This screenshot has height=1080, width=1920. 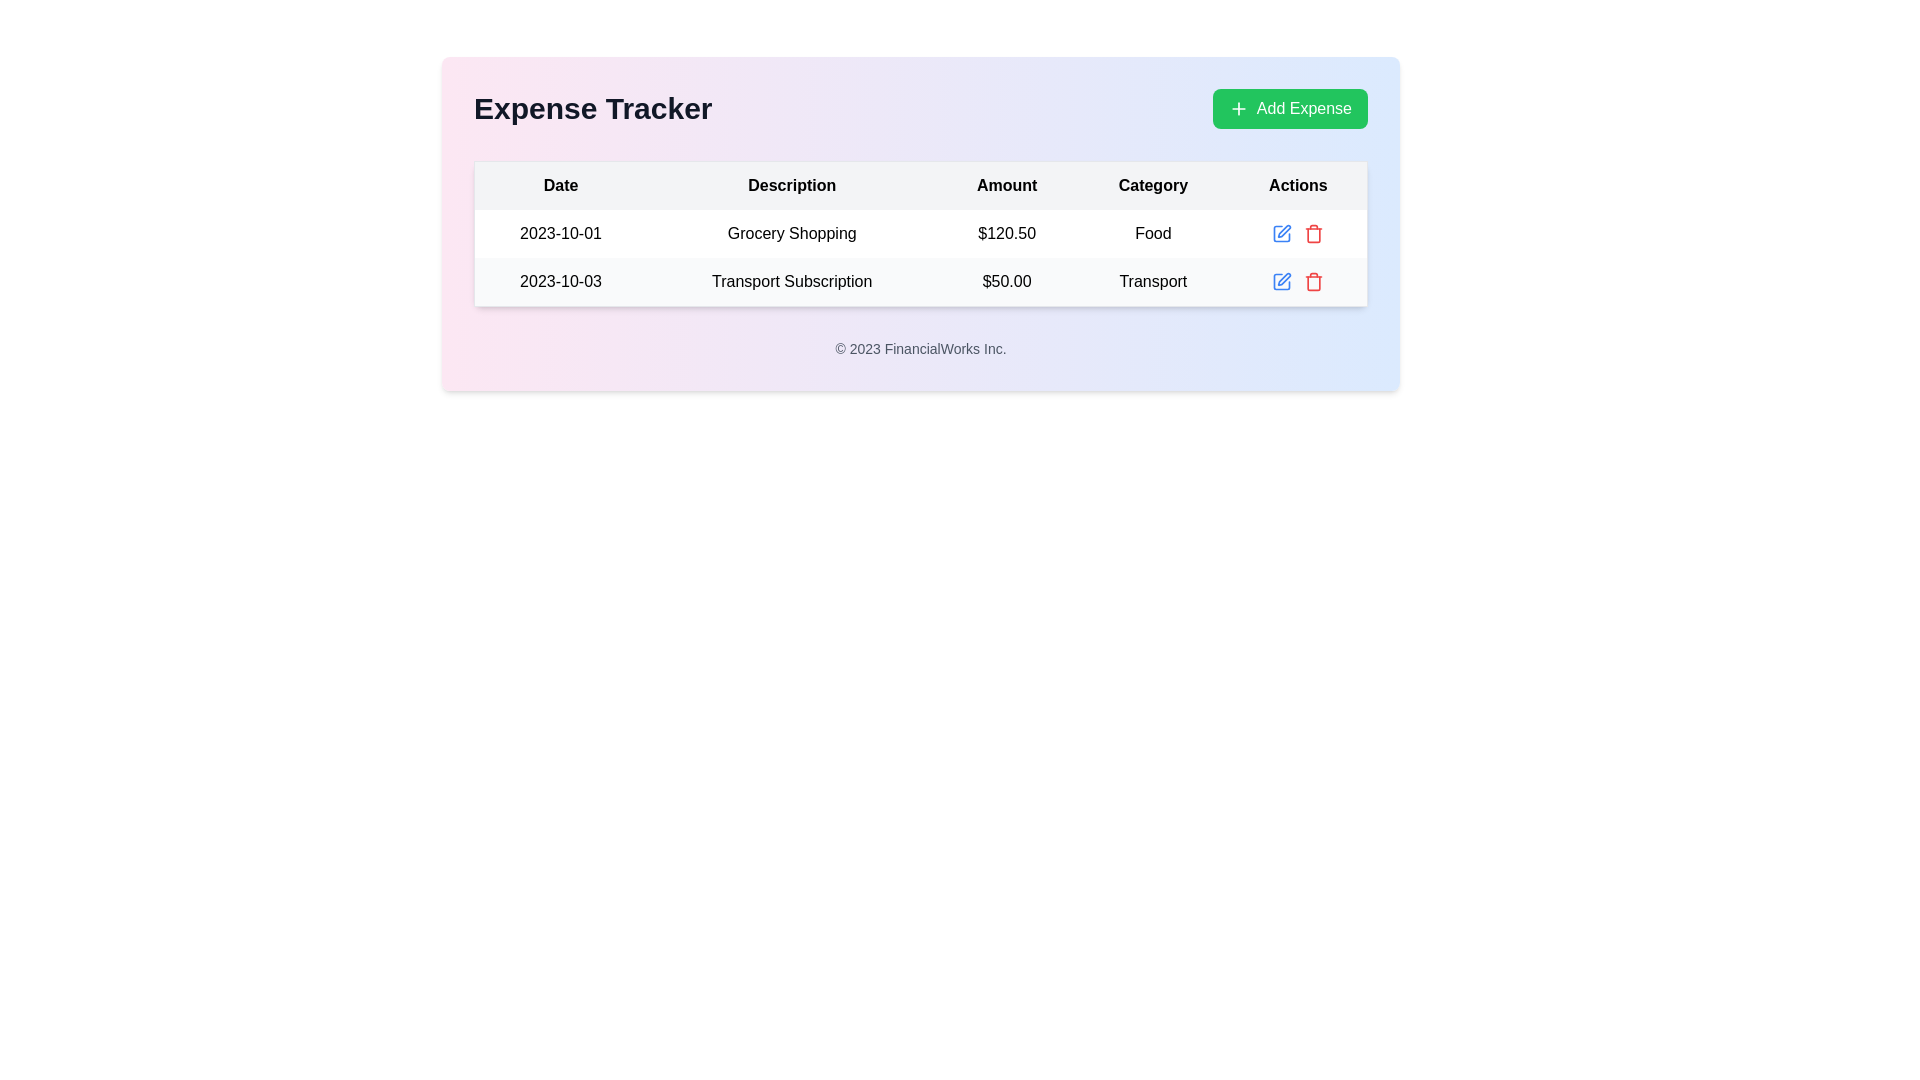 What do you see at coordinates (560, 282) in the screenshot?
I see `the non-editable text field displaying the date '2023-10-03' in the second row of the Expense Tracker table` at bounding box center [560, 282].